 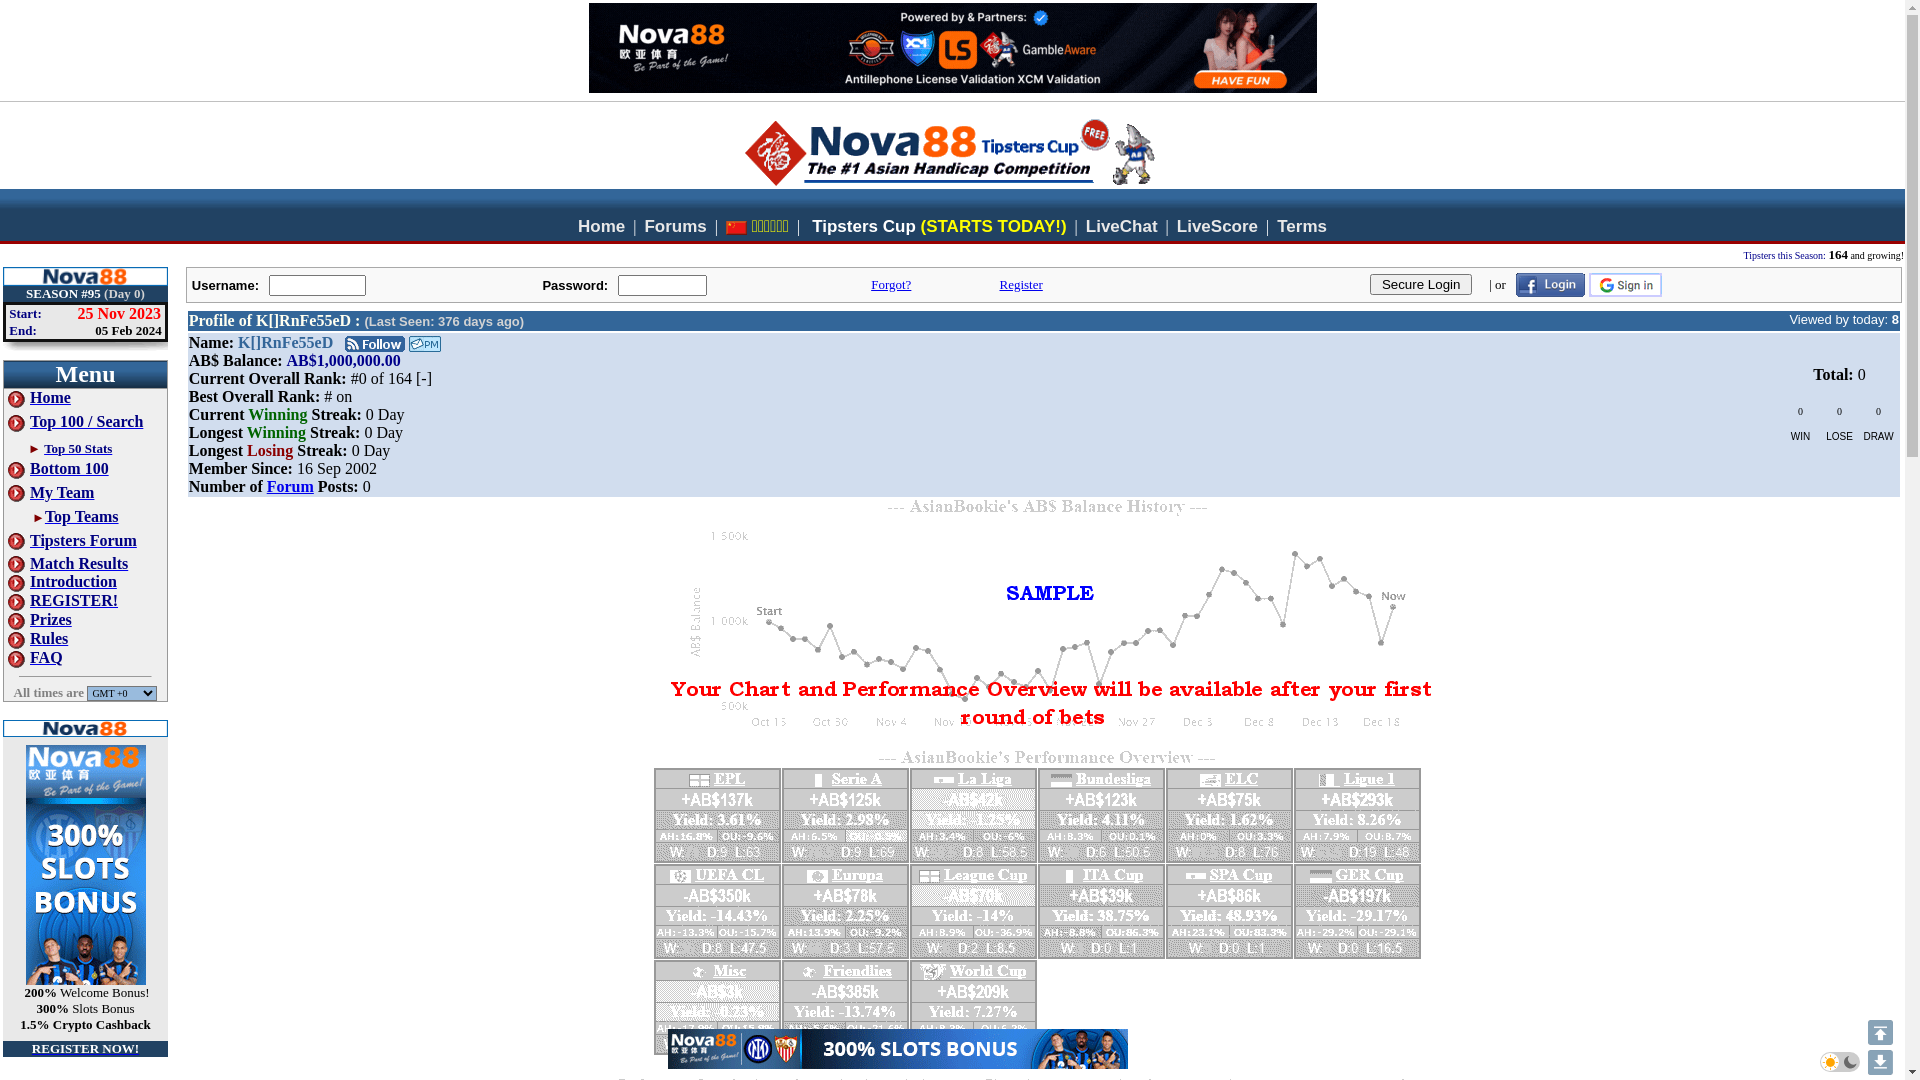 What do you see at coordinates (72, 540) in the screenshot?
I see `'Tipsters Forum'` at bounding box center [72, 540].